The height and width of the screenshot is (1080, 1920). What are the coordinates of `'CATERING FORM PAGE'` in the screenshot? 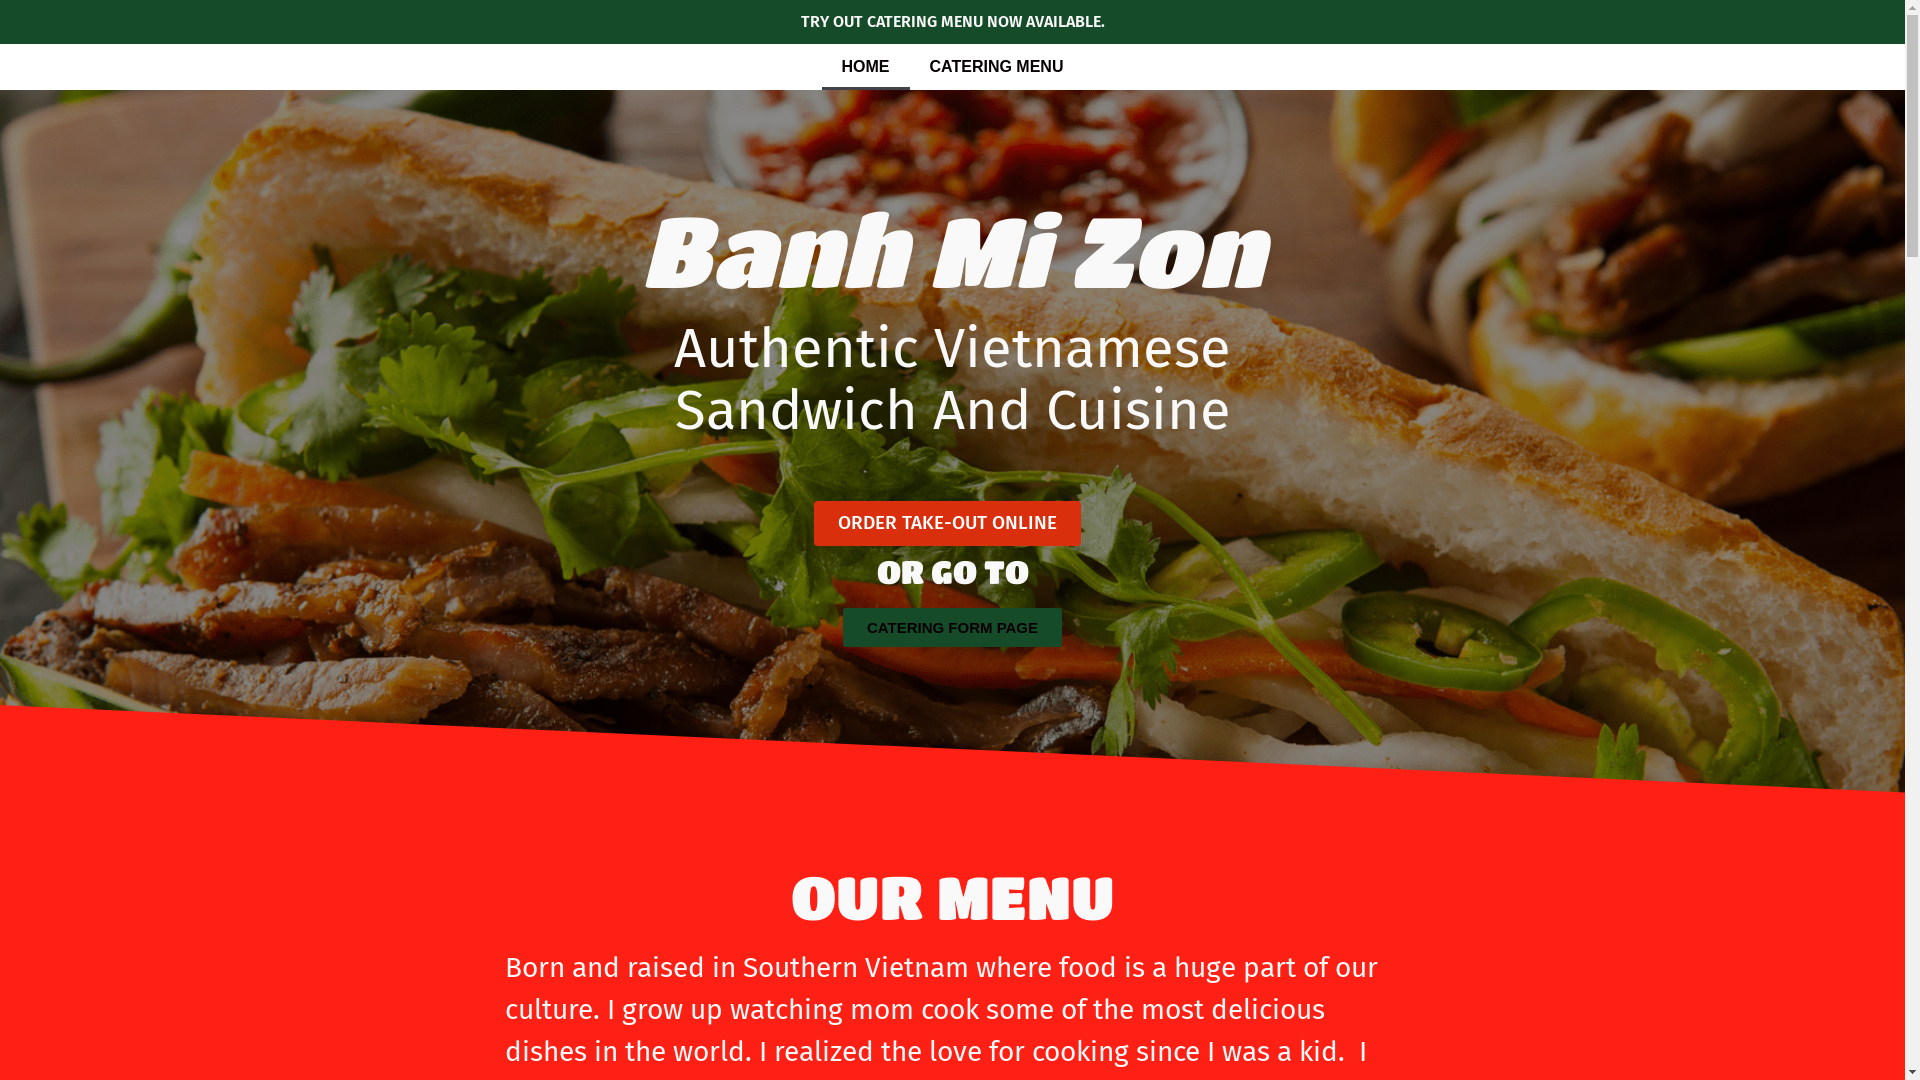 It's located at (843, 626).